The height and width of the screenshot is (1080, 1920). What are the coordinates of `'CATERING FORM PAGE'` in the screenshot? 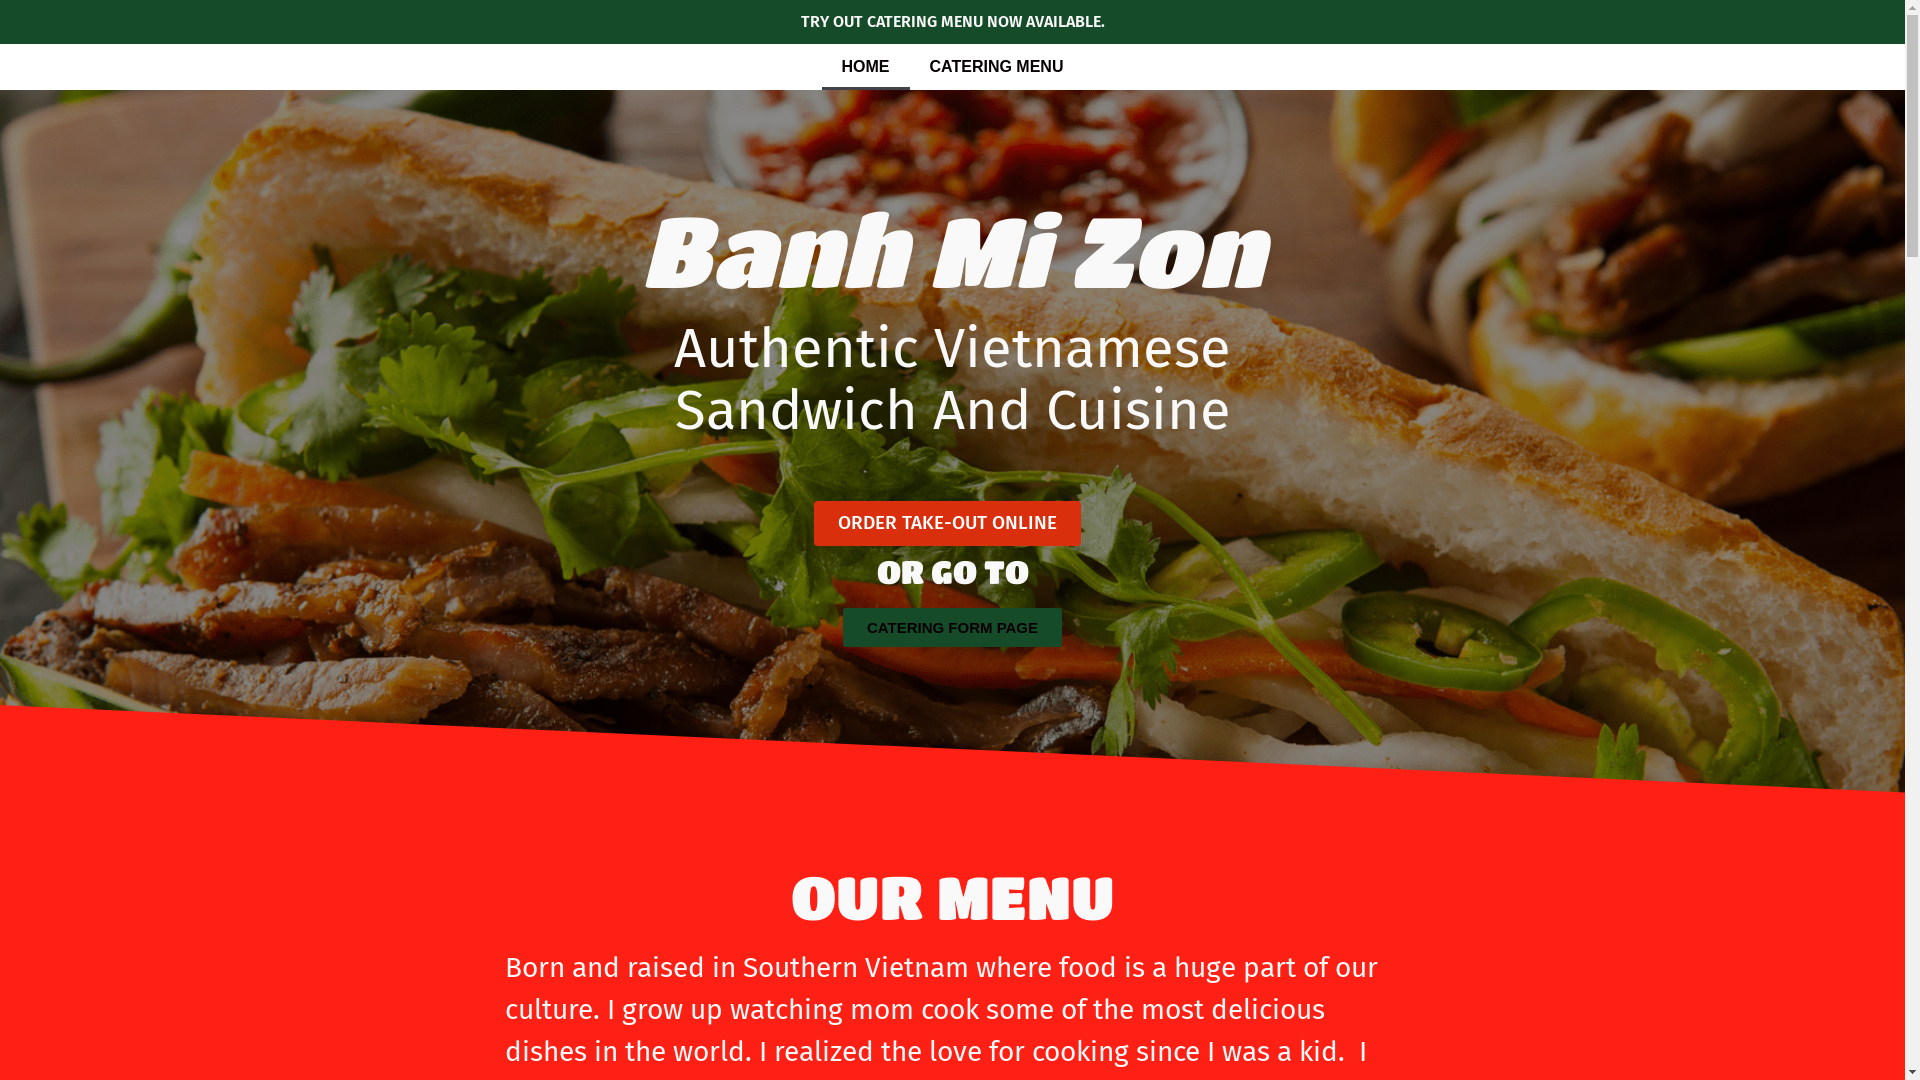 It's located at (843, 626).